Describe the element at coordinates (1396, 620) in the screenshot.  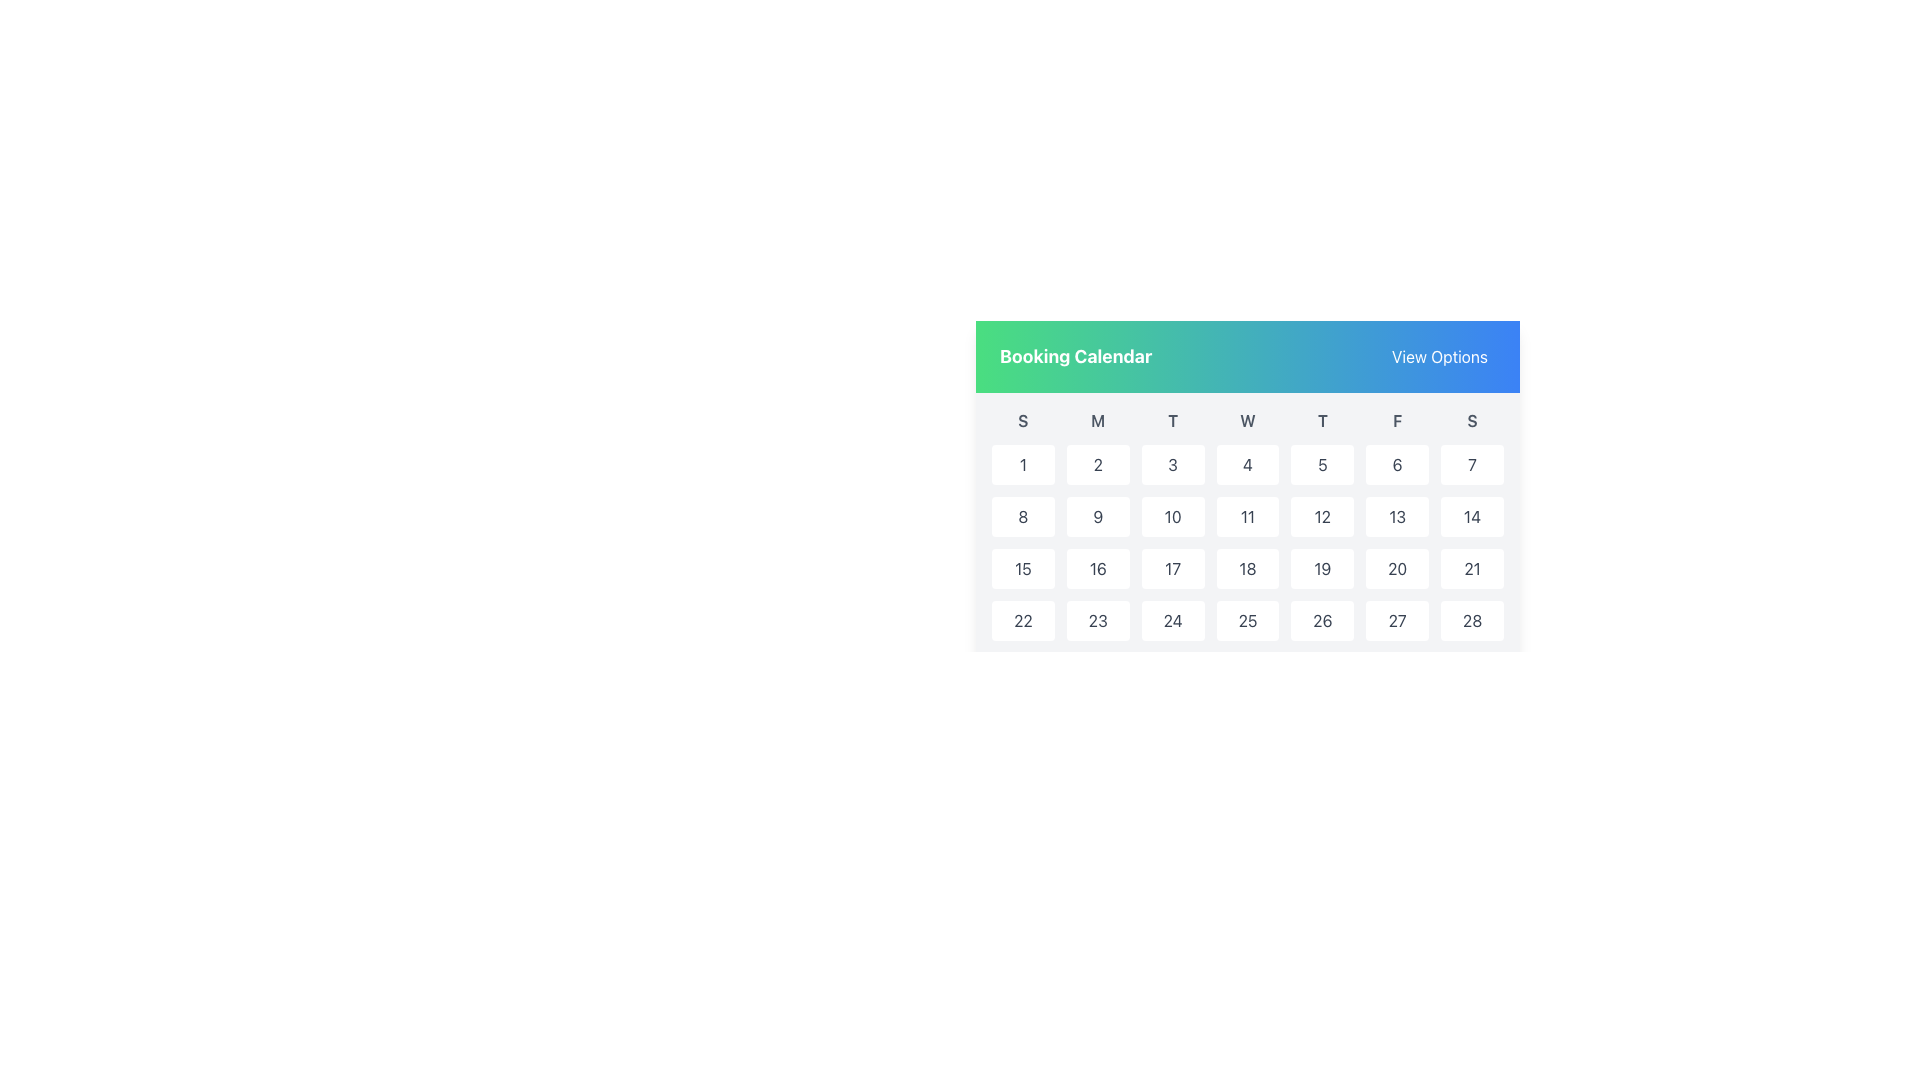
I see `the text element representing the date 27 in the calendar` at that location.